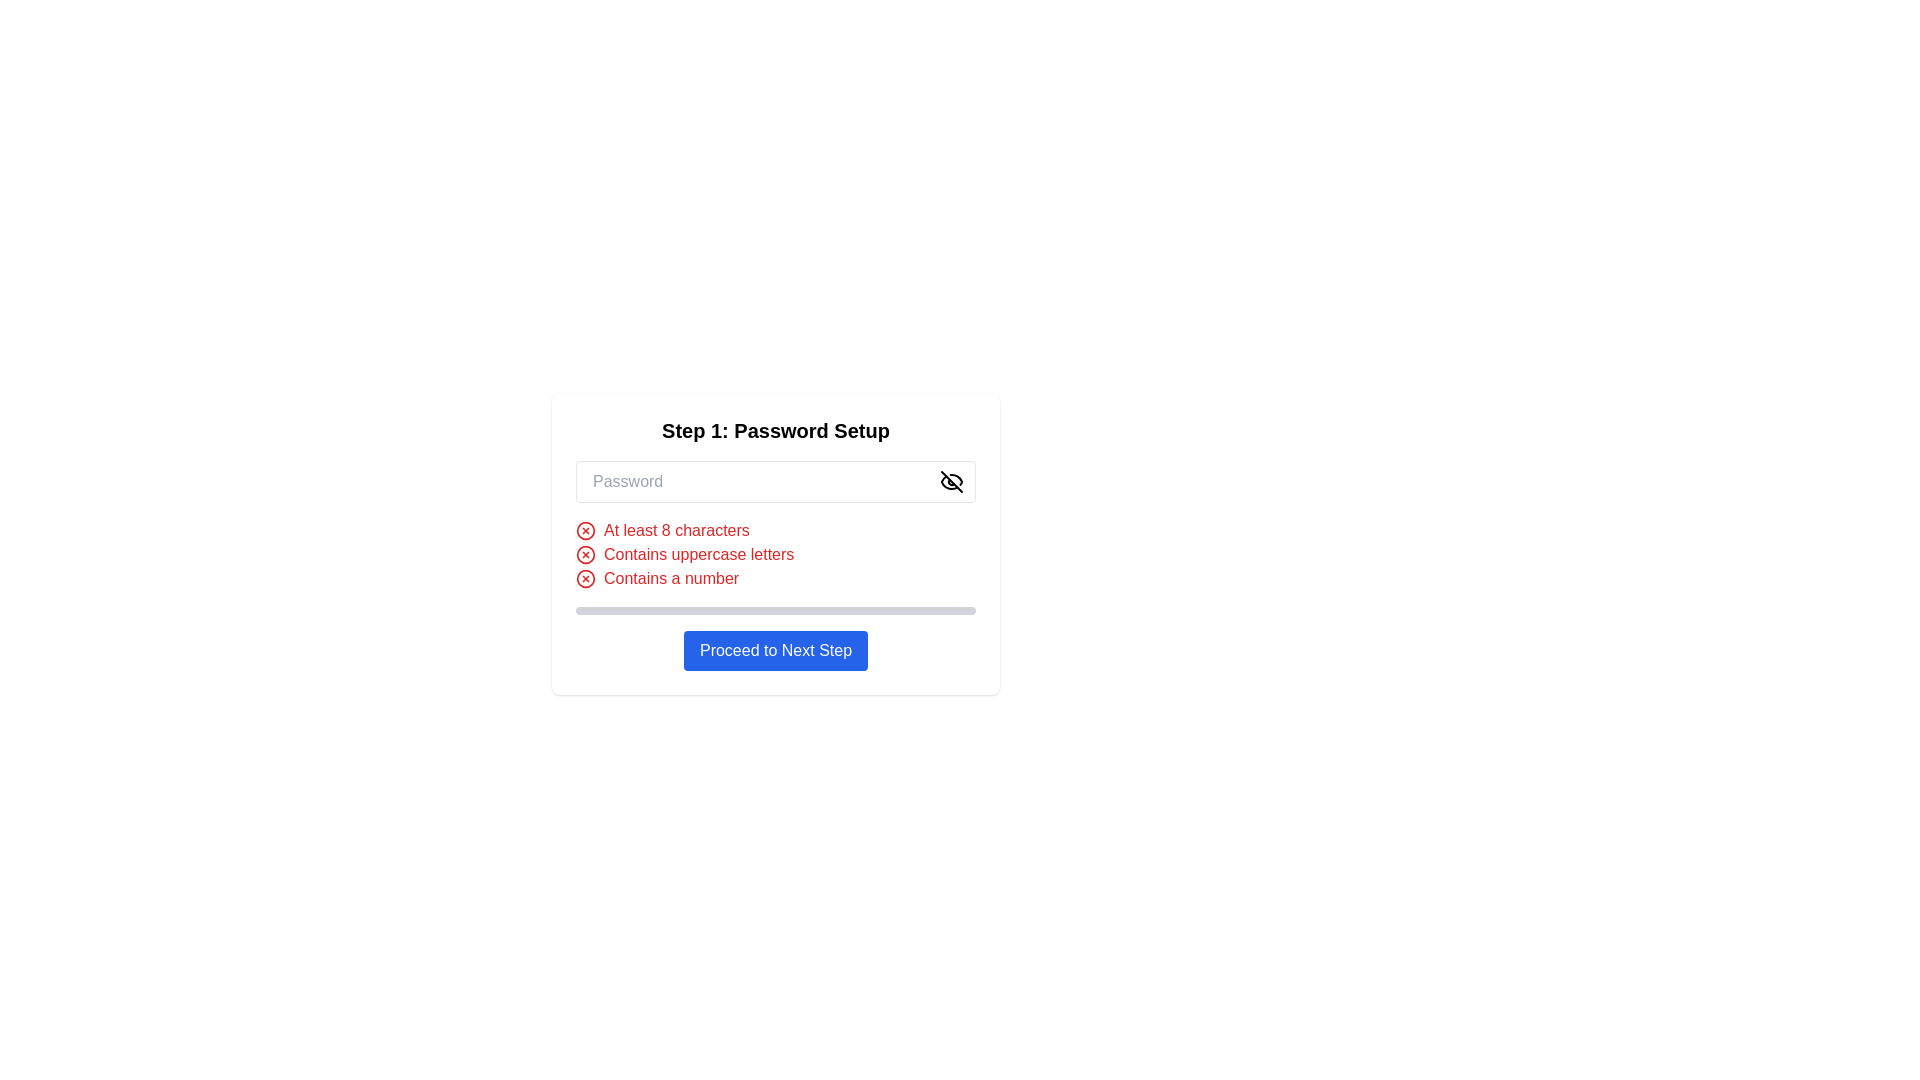 The image size is (1920, 1080). What do you see at coordinates (584, 578) in the screenshot?
I see `the visual indicator icon that shows the condition 'Contains a number' has not been fulfilled, located to the left of the corresponding text` at bounding box center [584, 578].